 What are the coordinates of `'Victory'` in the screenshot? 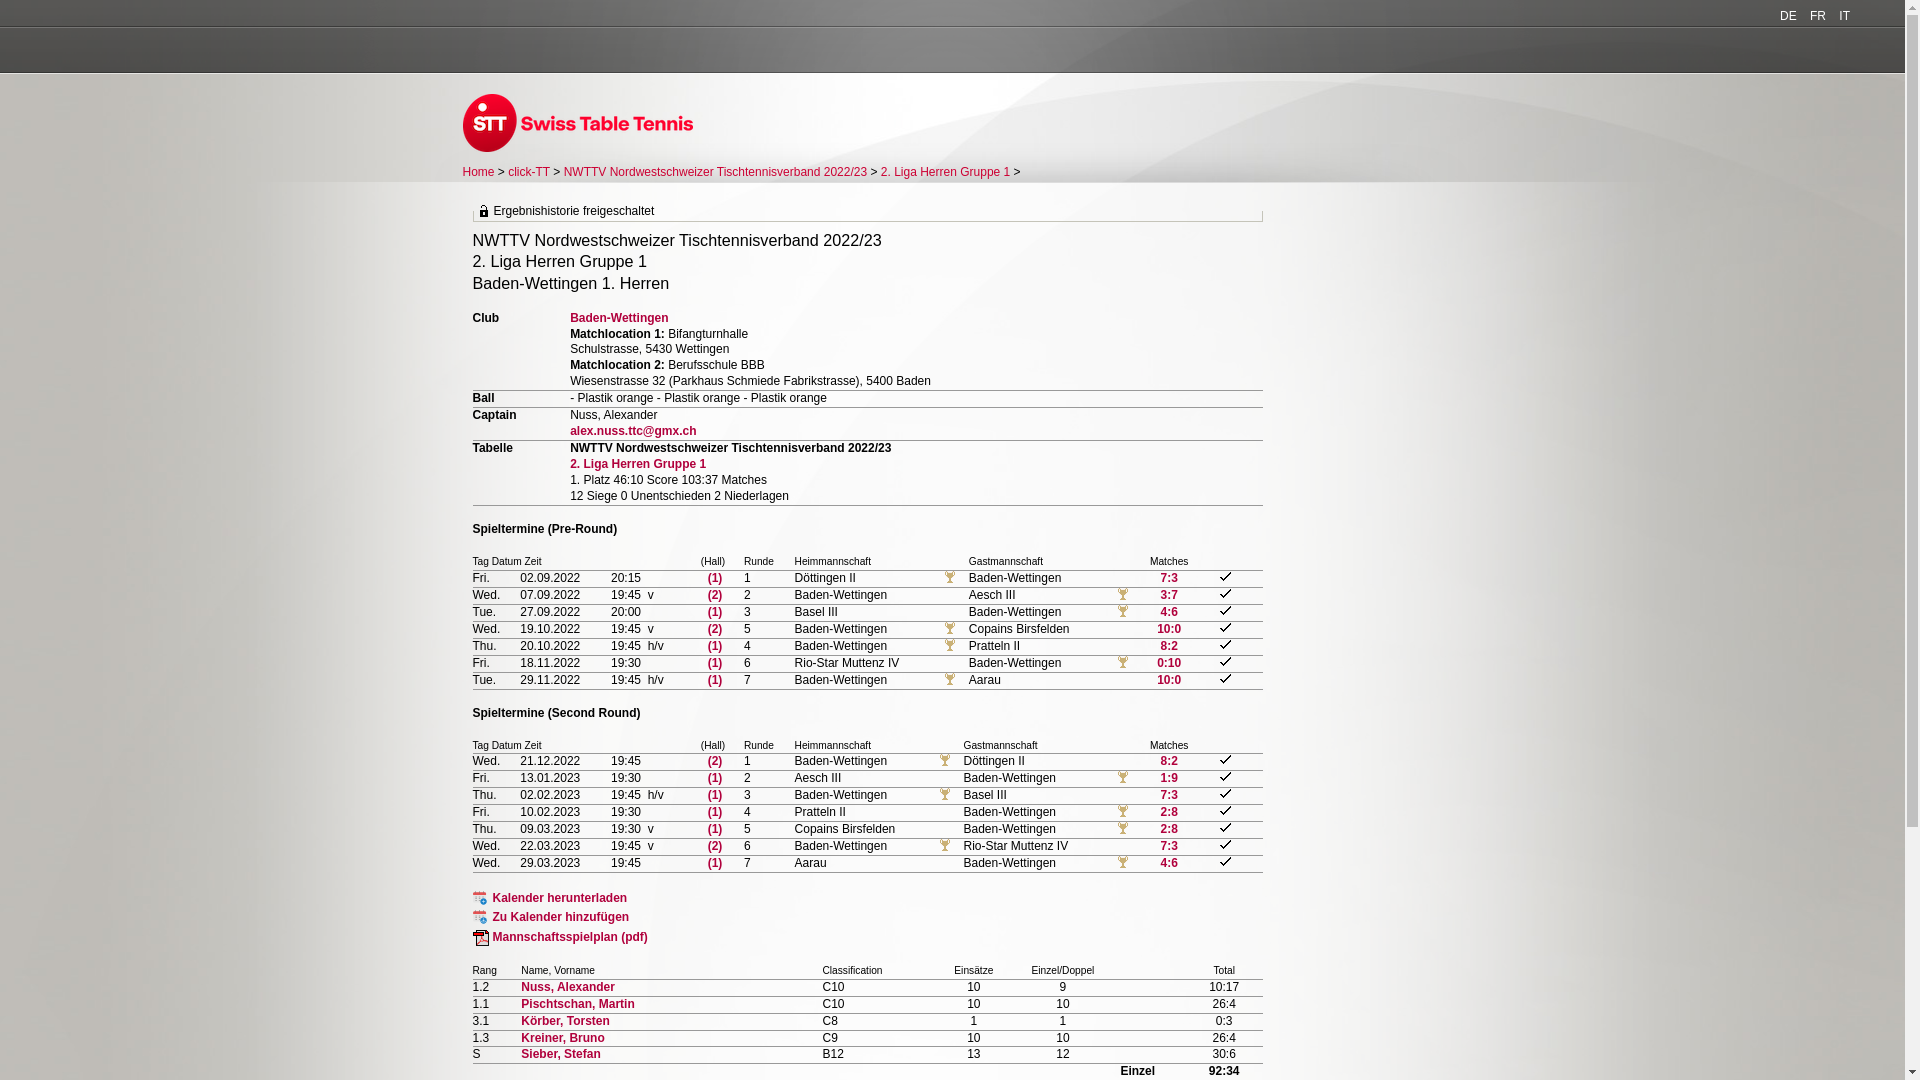 It's located at (1123, 777).